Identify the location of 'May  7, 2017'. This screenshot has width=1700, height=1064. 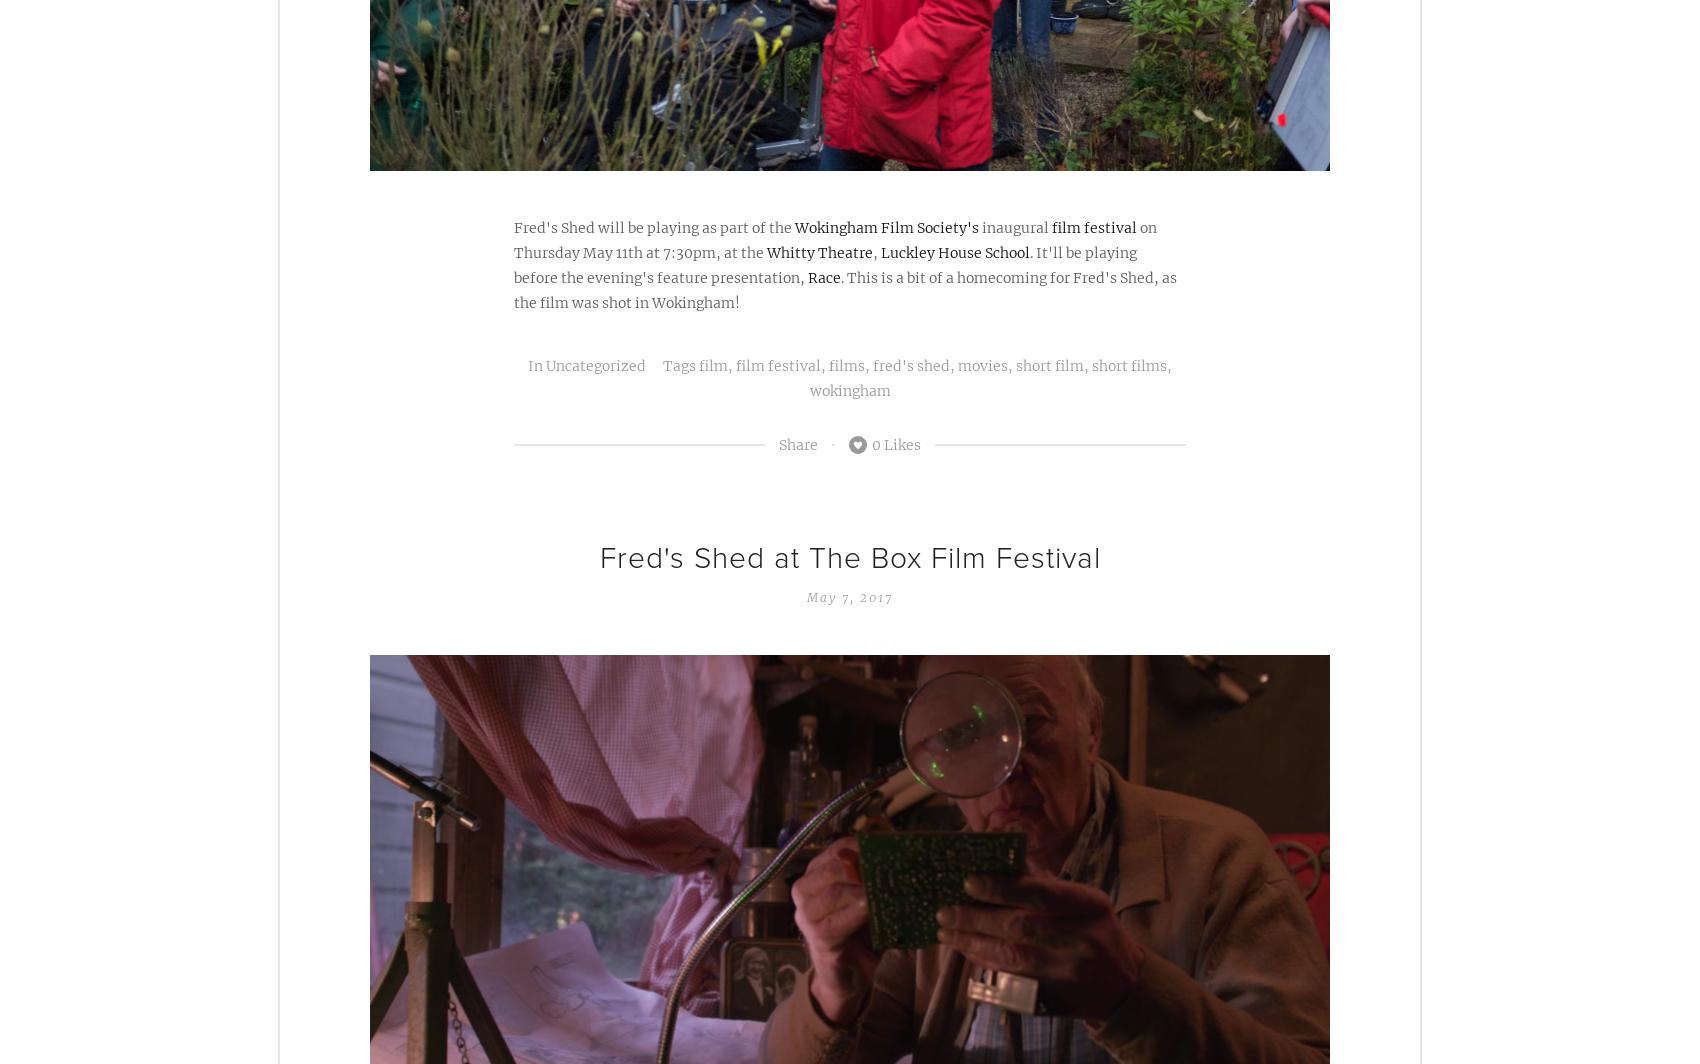
(850, 596).